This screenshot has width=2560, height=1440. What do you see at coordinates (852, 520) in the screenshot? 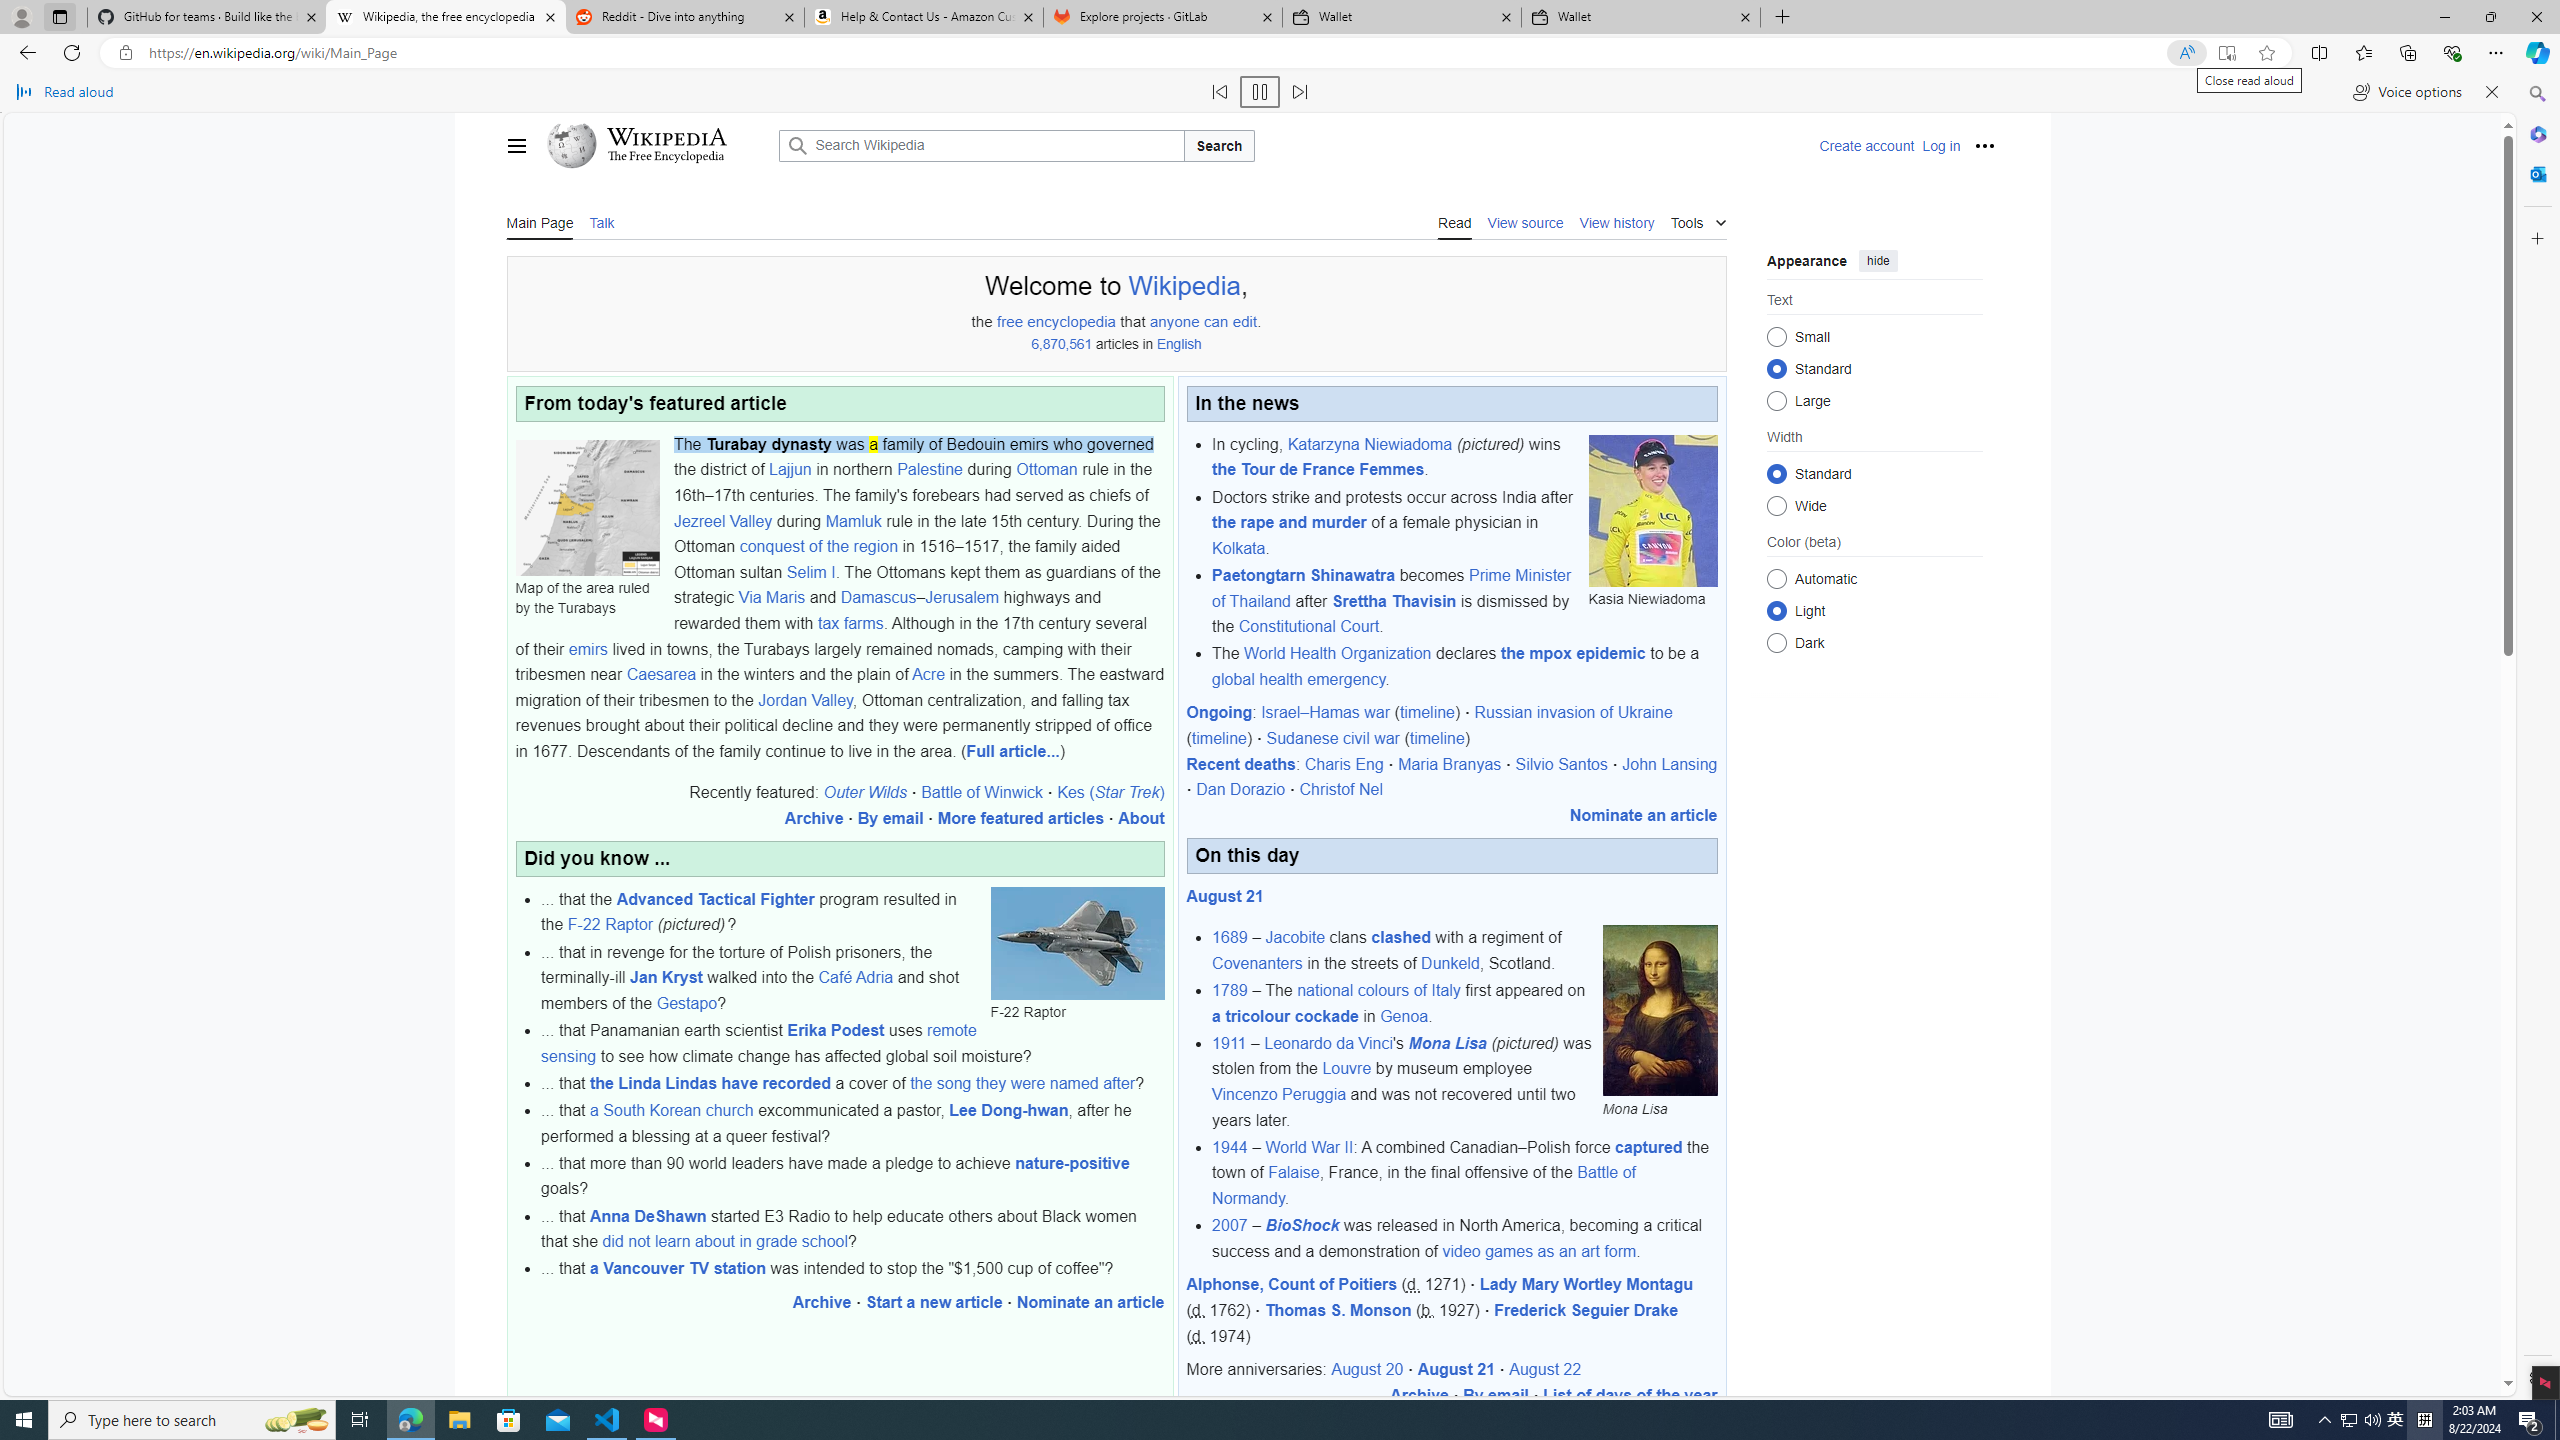
I see `'Mamluk'` at bounding box center [852, 520].